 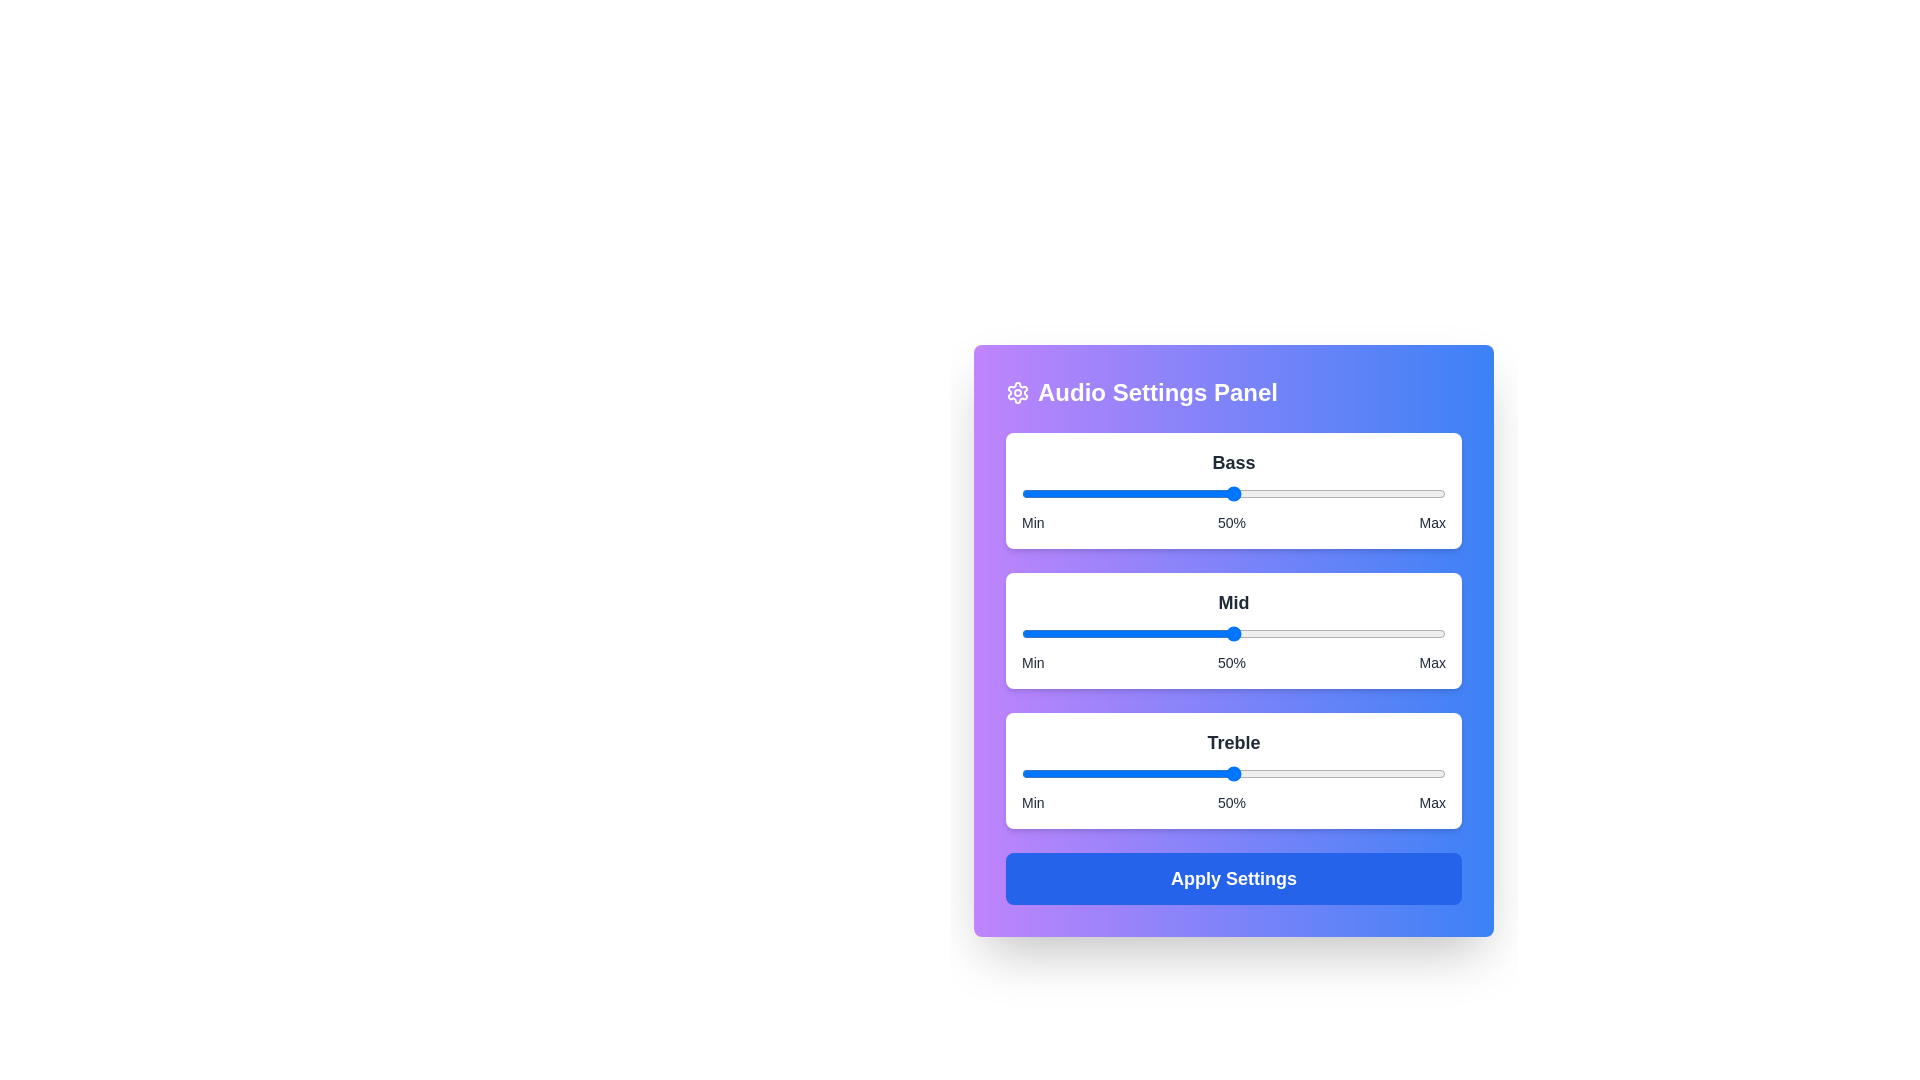 What do you see at coordinates (1232, 773) in the screenshot?
I see `the treble settings slider, which is positioned below the 'Treble' label and above the 'Min 50% Max' text, to trigger a tooltip or highlight effect` at bounding box center [1232, 773].